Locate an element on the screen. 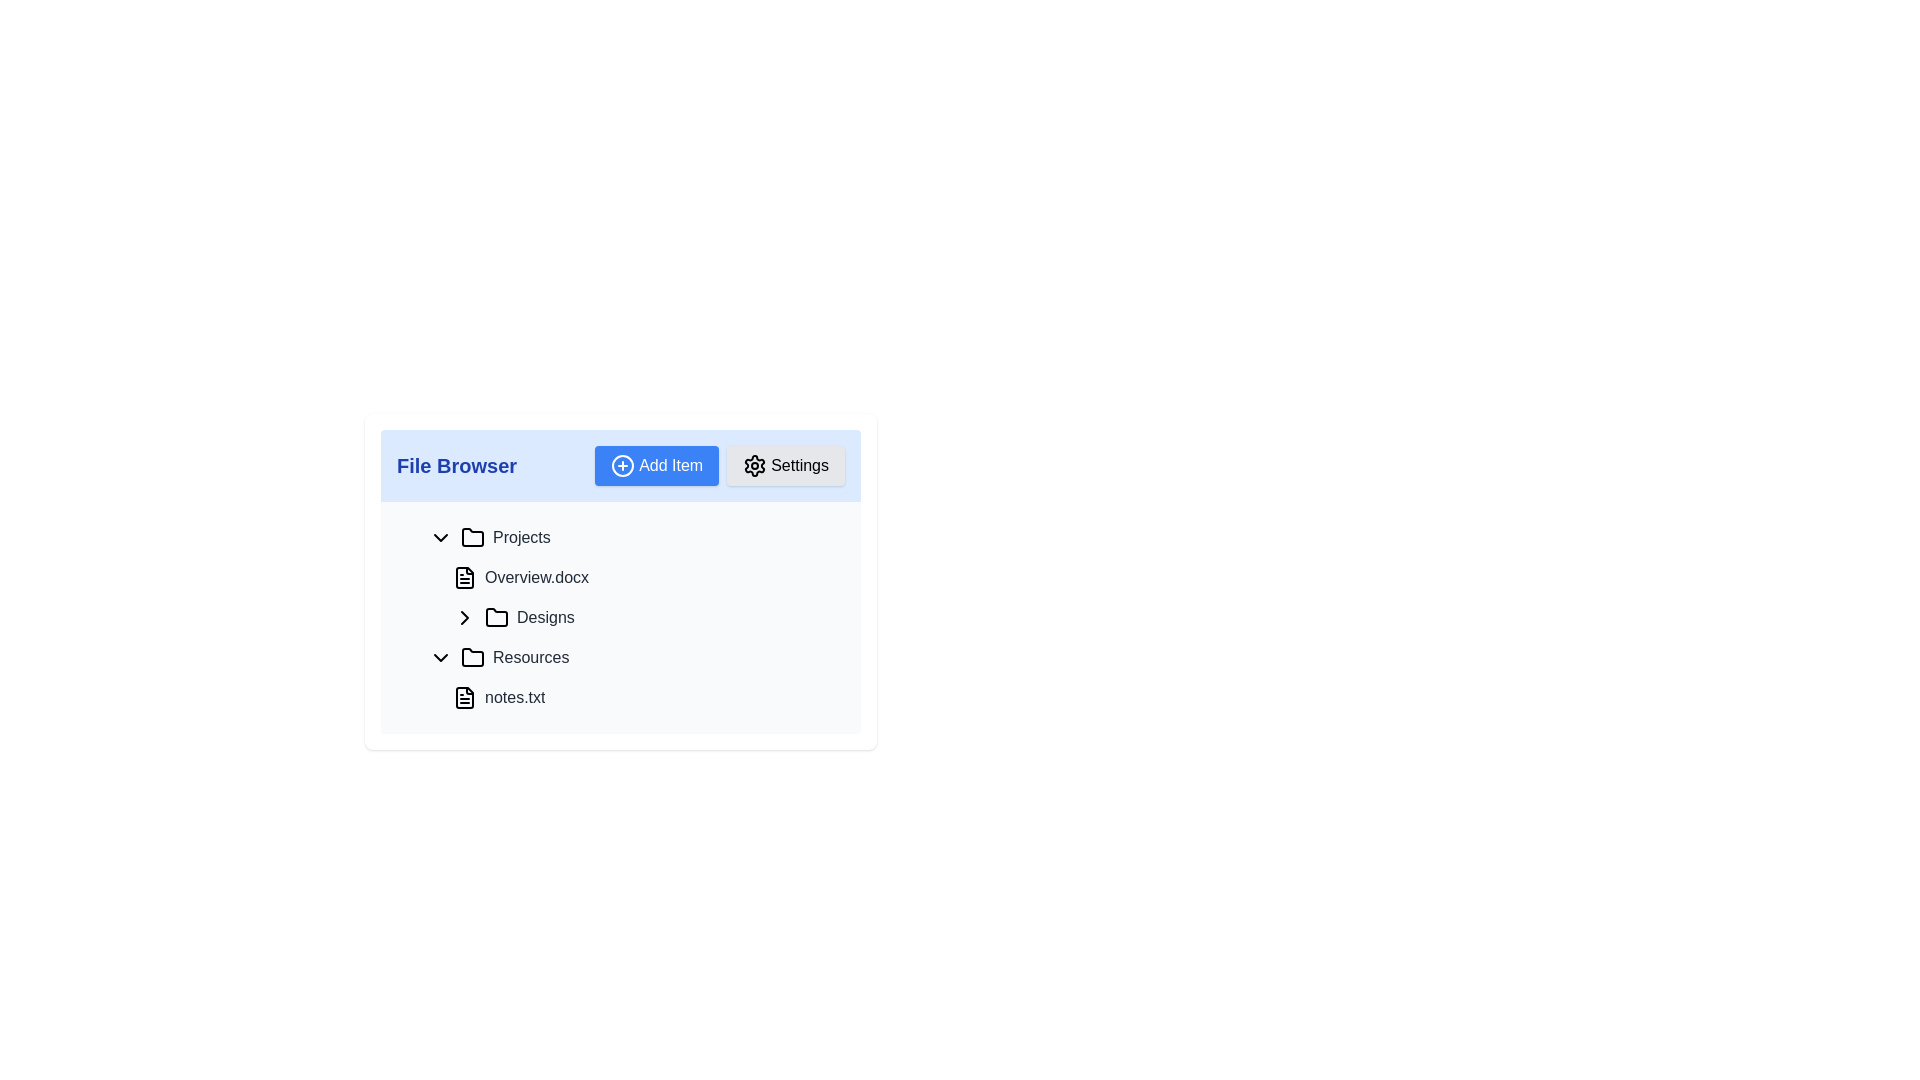  the 'Designs' folder view item is located at coordinates (619, 616).